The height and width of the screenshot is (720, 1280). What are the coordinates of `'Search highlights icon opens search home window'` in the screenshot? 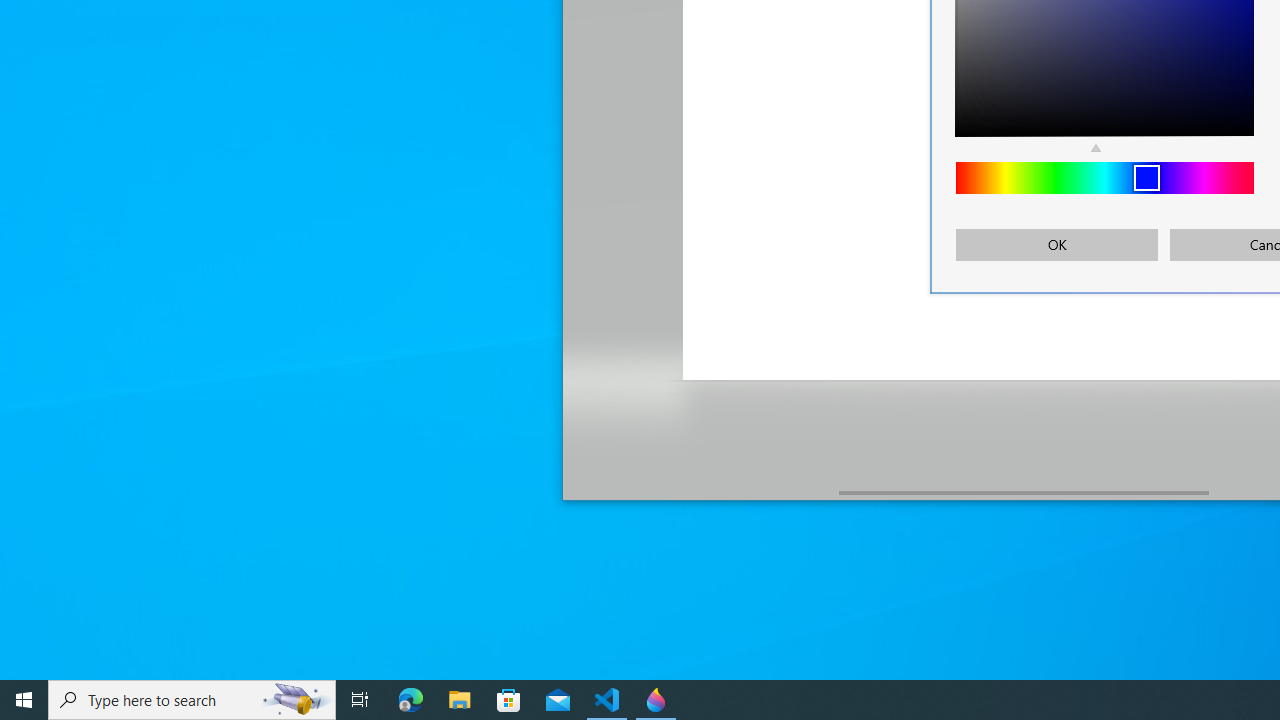 It's located at (294, 698).